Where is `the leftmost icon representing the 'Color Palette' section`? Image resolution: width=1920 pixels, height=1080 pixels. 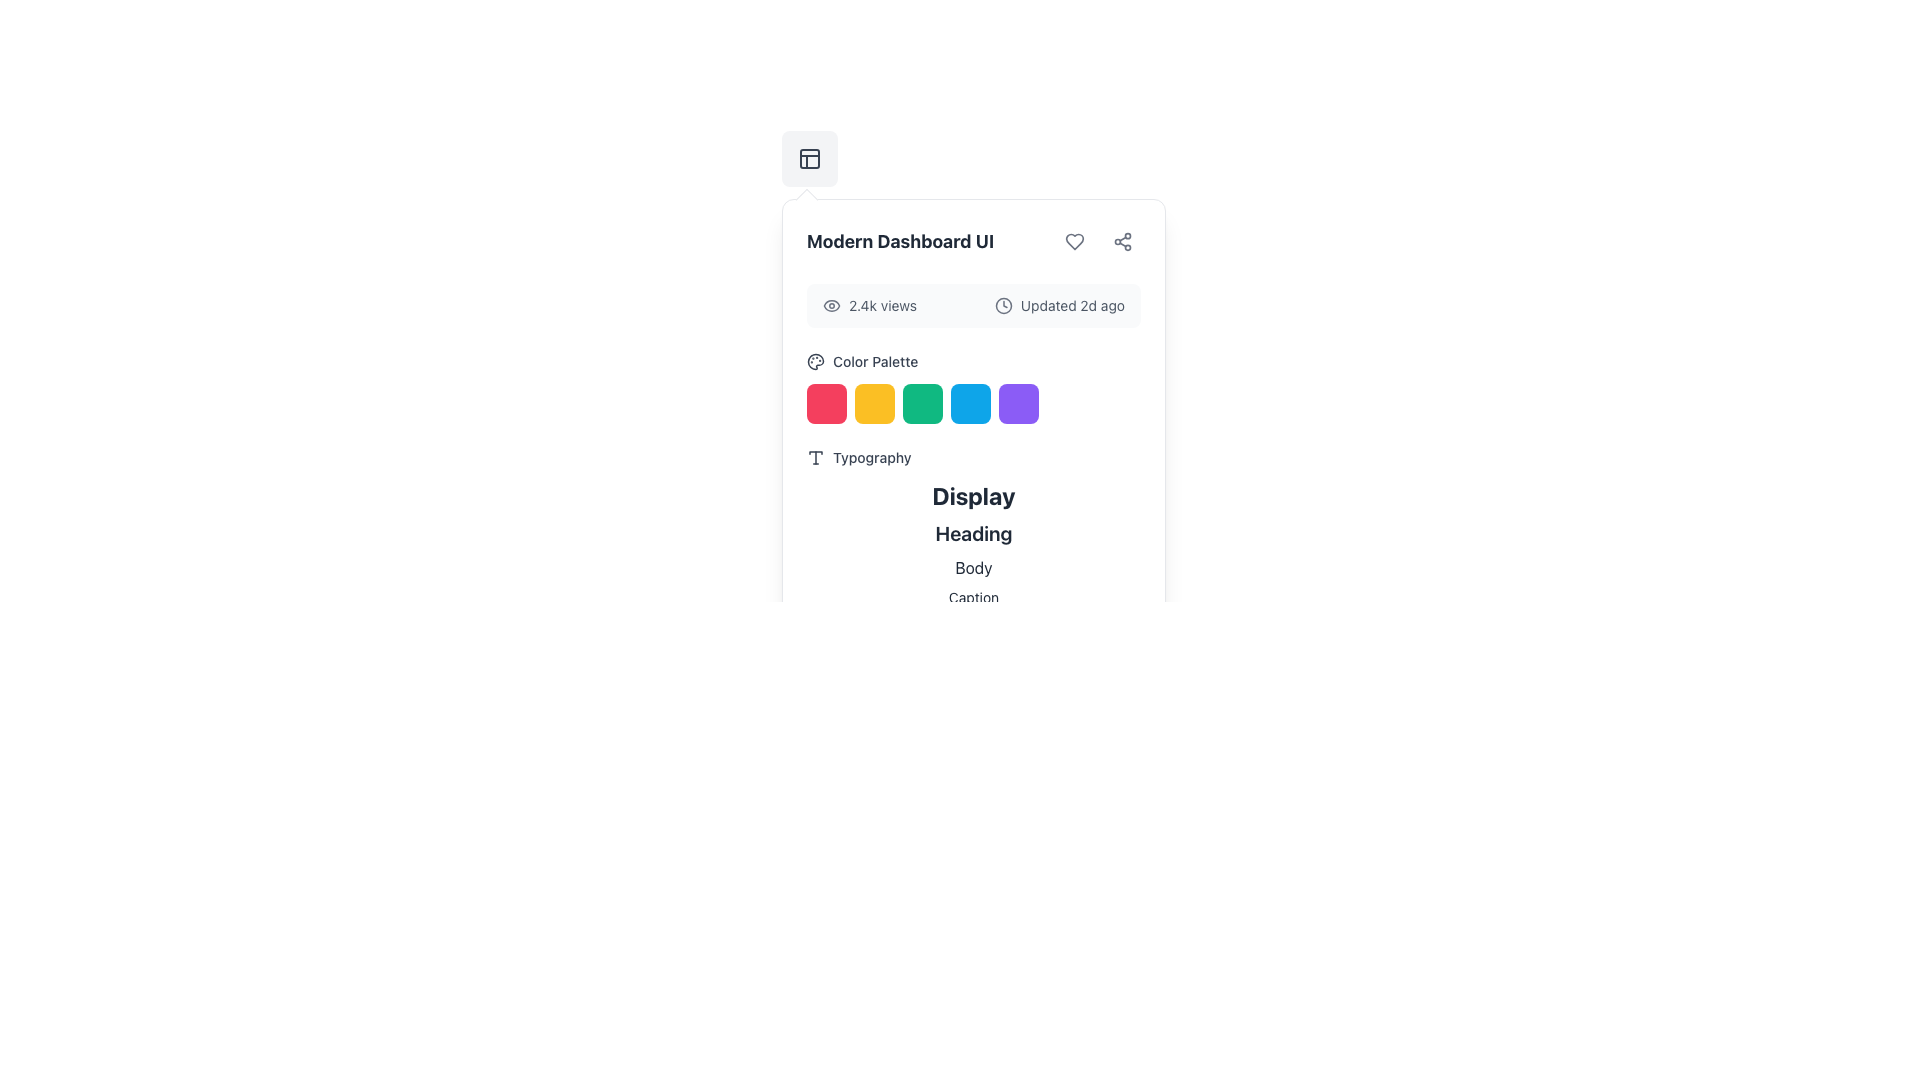
the leftmost icon representing the 'Color Palette' section is located at coordinates (816, 362).